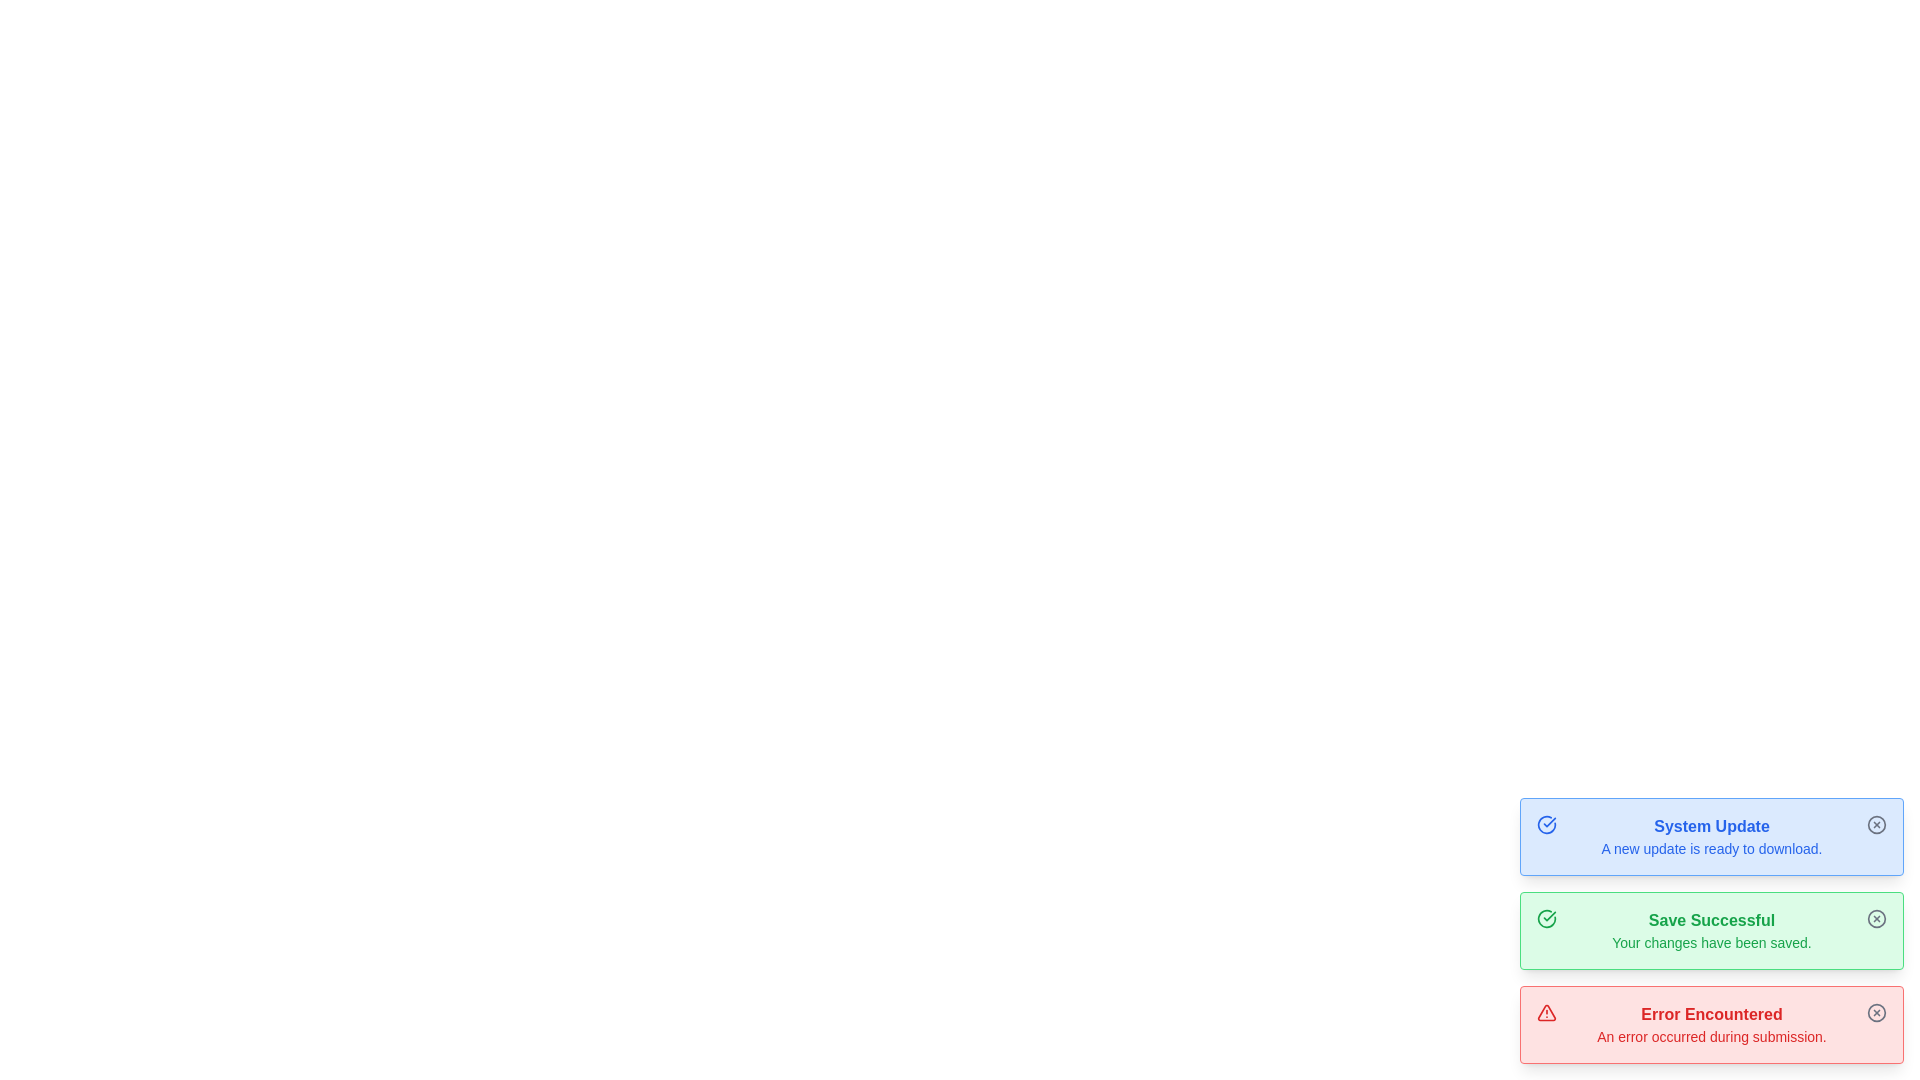  I want to click on the green checkmark icon within the 'Save Successful' message, located to the left of the text content, so click(1545, 918).